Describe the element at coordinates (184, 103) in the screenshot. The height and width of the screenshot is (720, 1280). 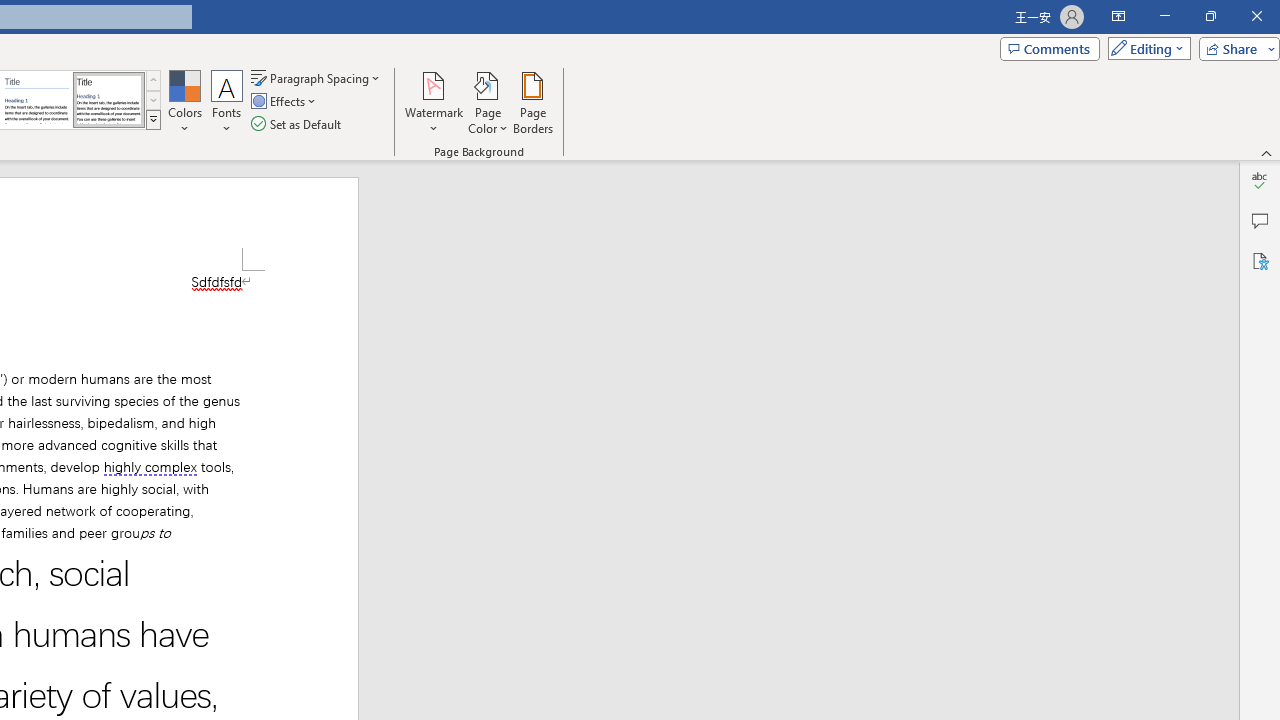
I see `'Colors'` at that location.